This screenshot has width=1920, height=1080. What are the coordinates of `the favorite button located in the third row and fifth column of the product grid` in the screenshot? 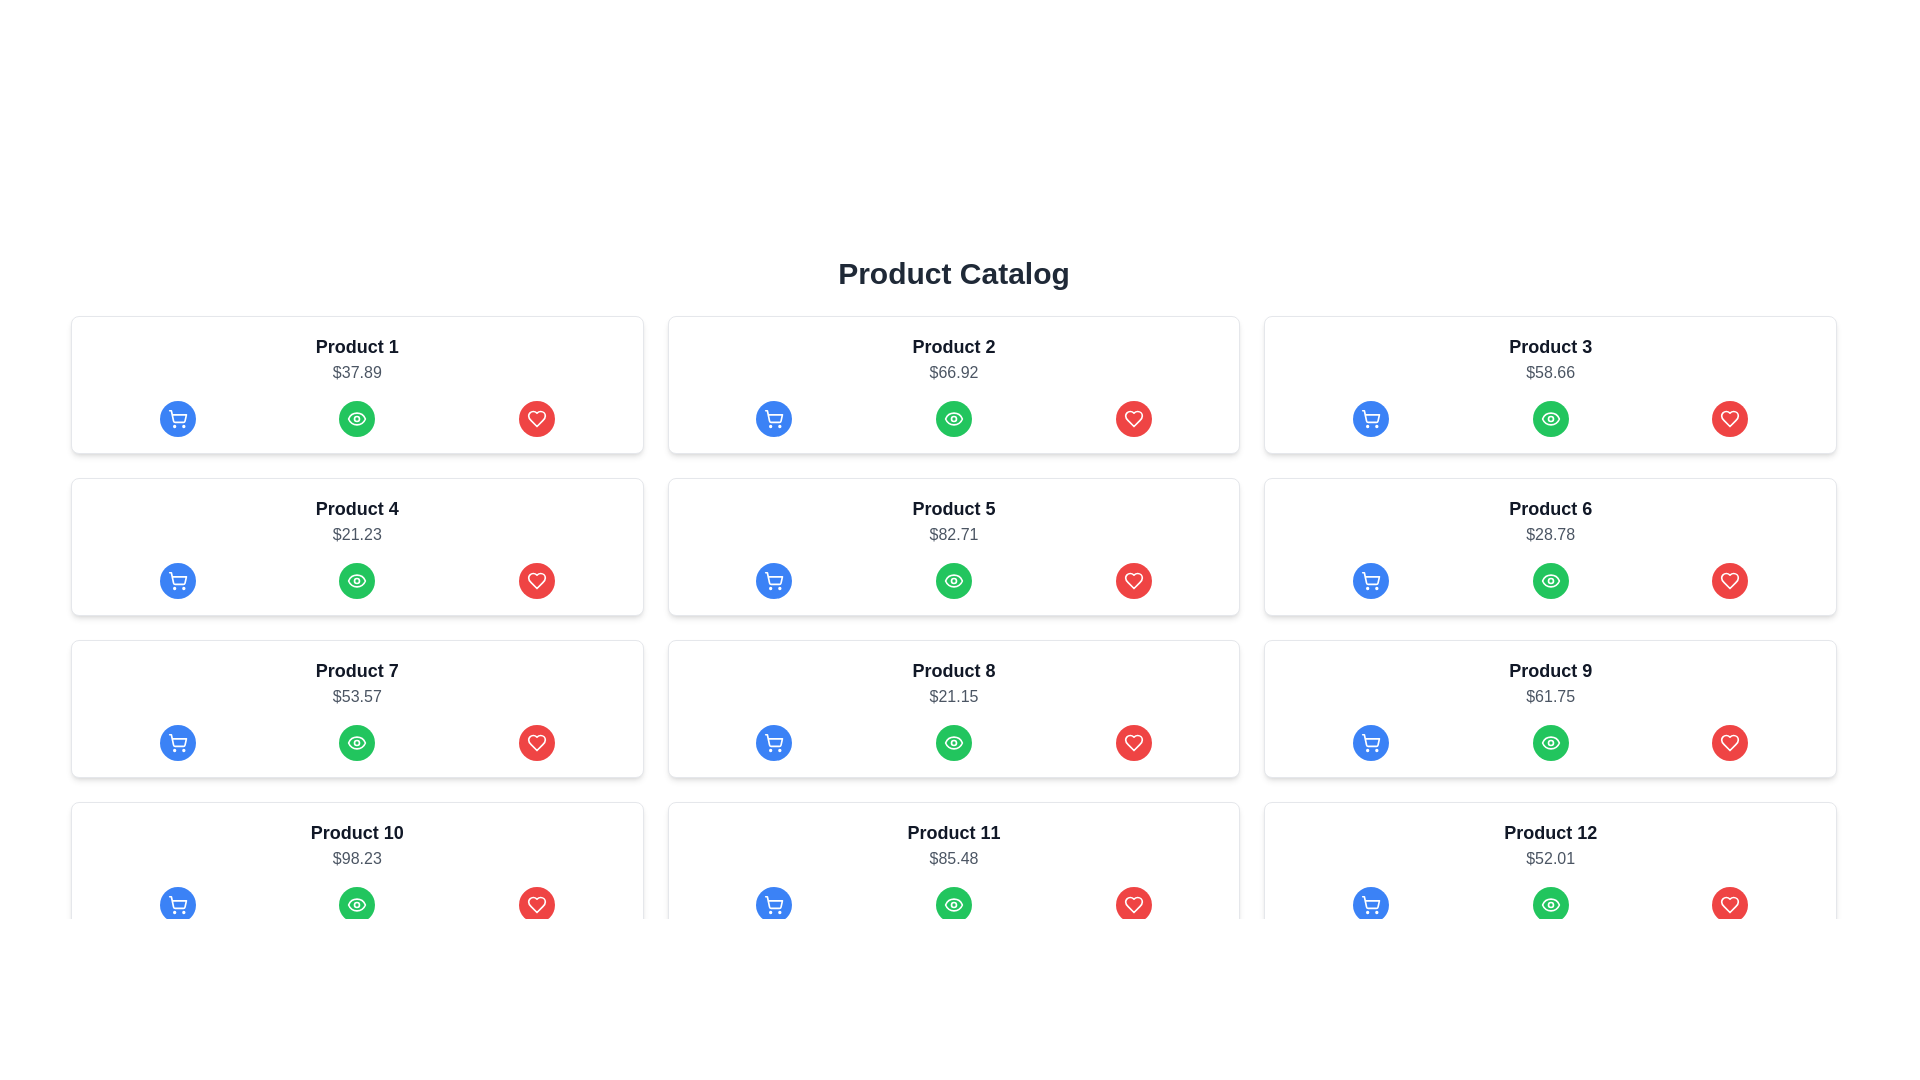 It's located at (1133, 581).